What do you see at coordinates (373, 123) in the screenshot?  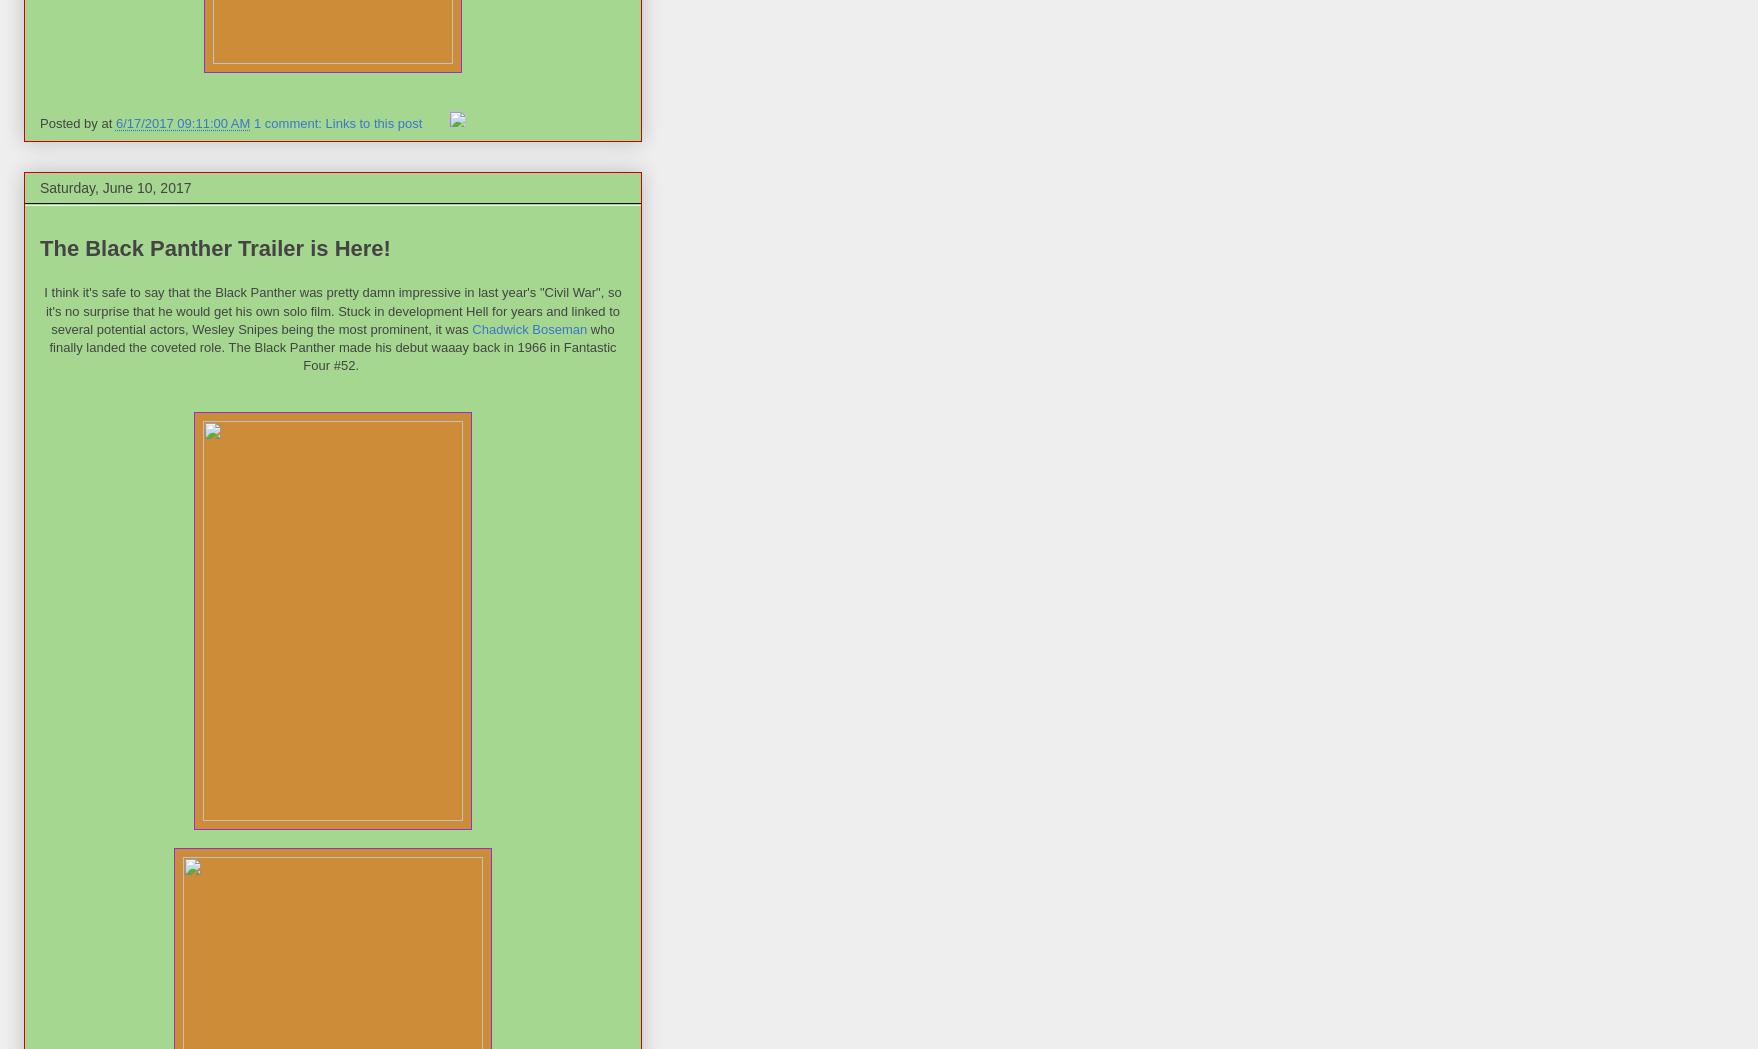 I see `'Links to this post'` at bounding box center [373, 123].